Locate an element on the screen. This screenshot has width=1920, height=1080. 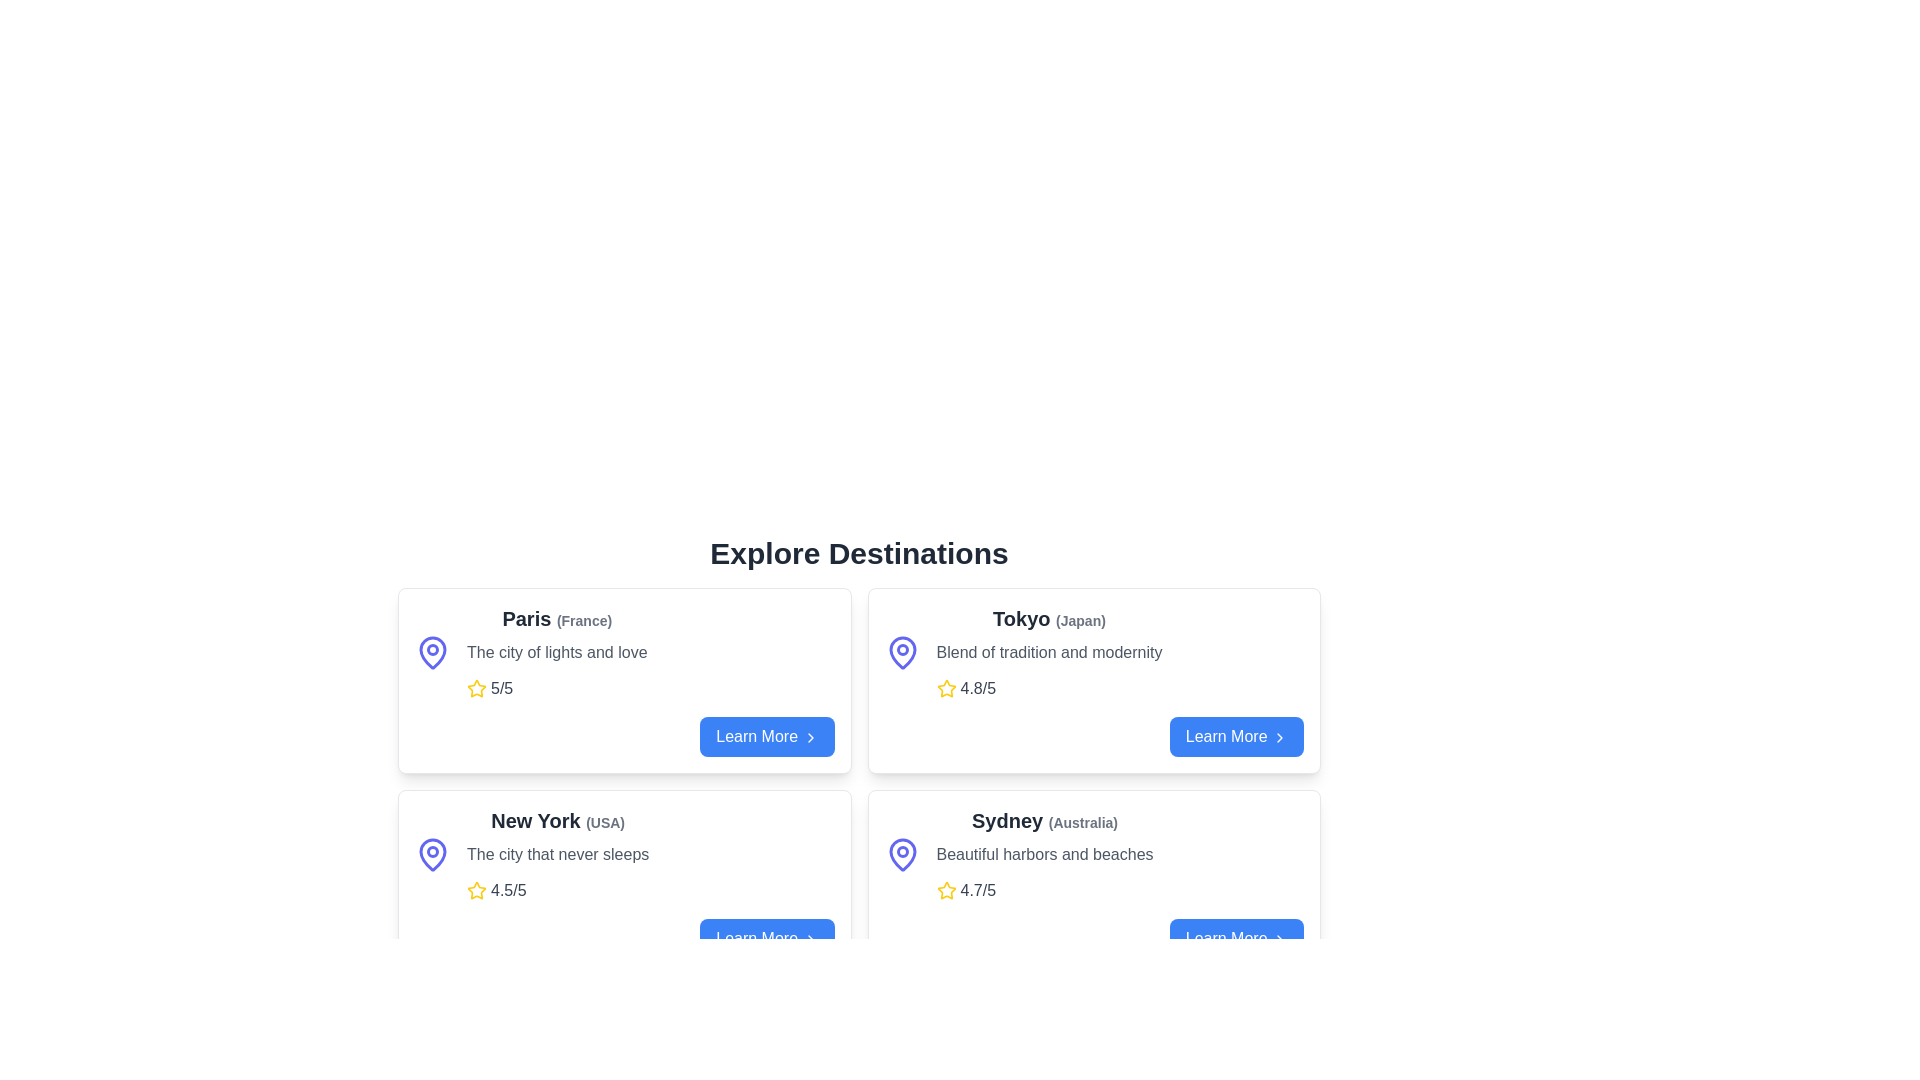
the rating information displayed in the Text with Icon is located at coordinates (1048, 688).